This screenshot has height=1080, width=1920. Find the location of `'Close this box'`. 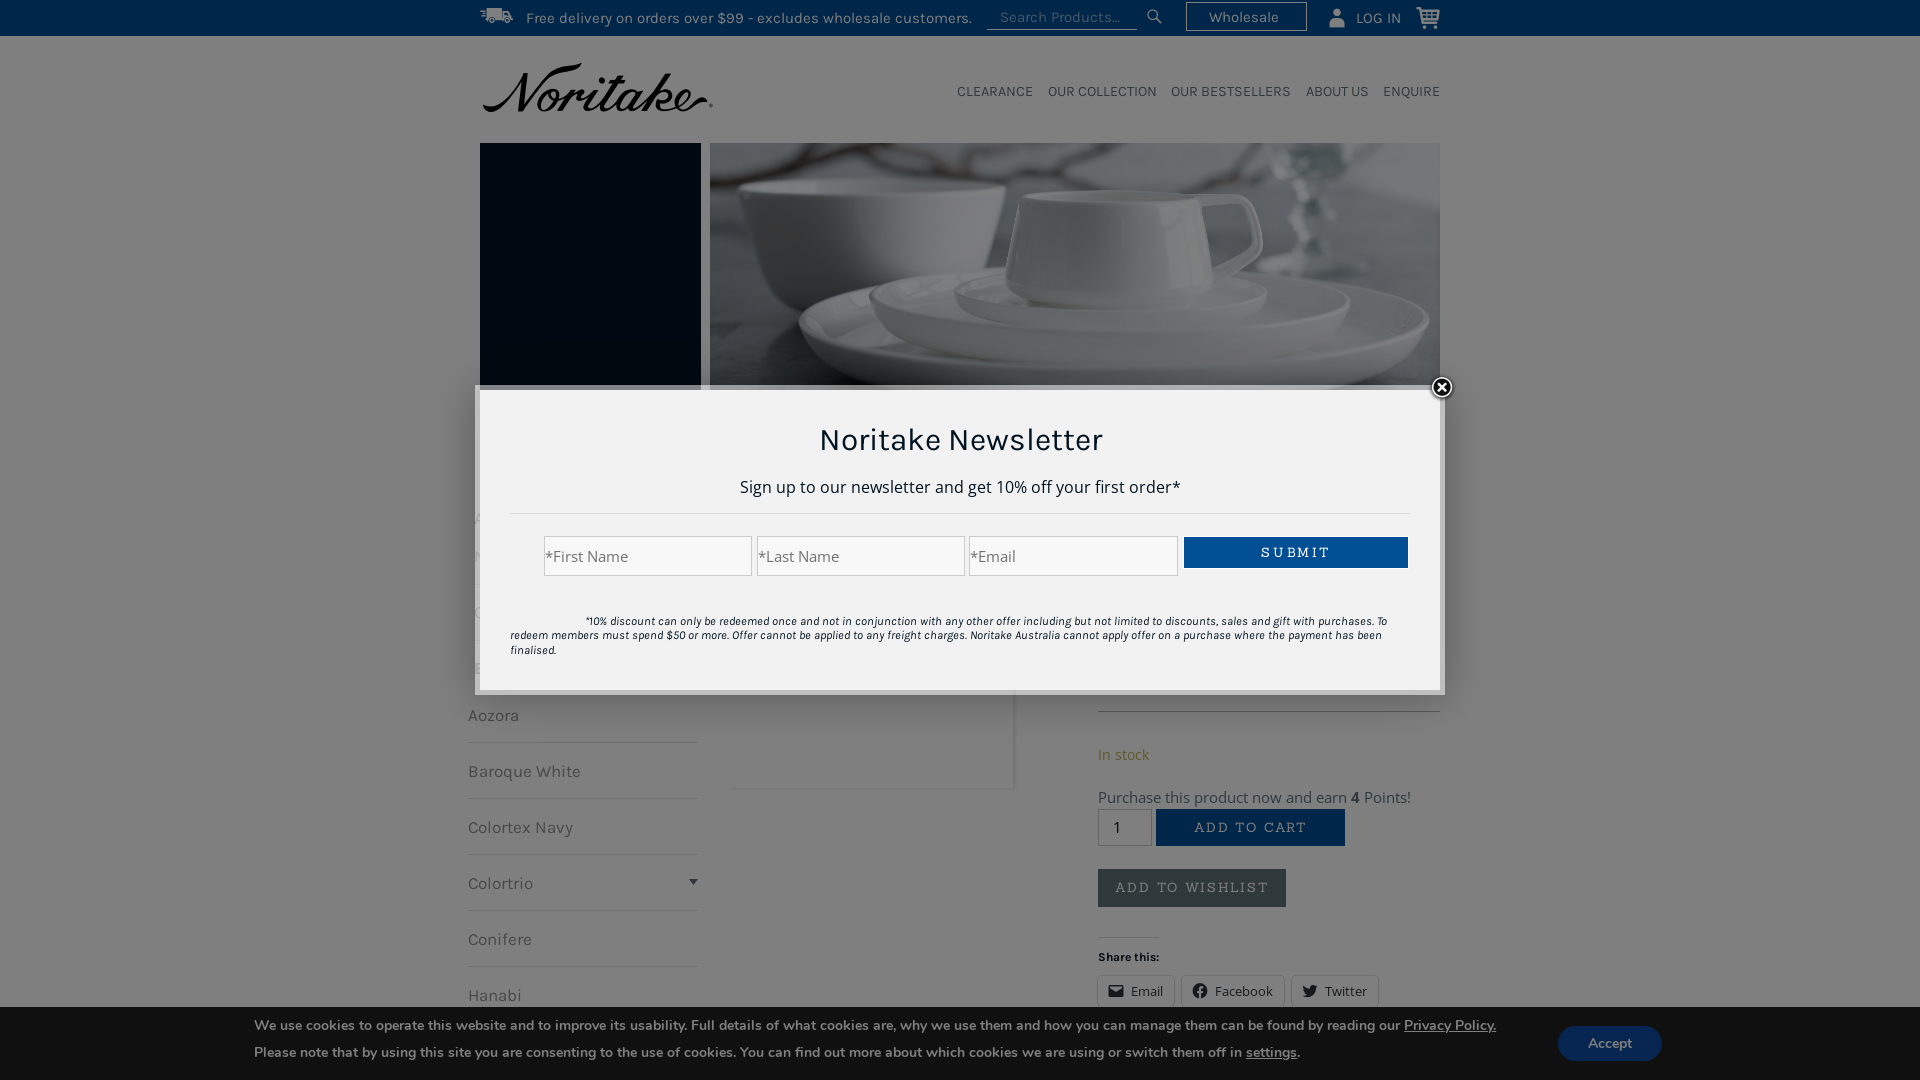

'Close this box' is located at coordinates (1441, 388).